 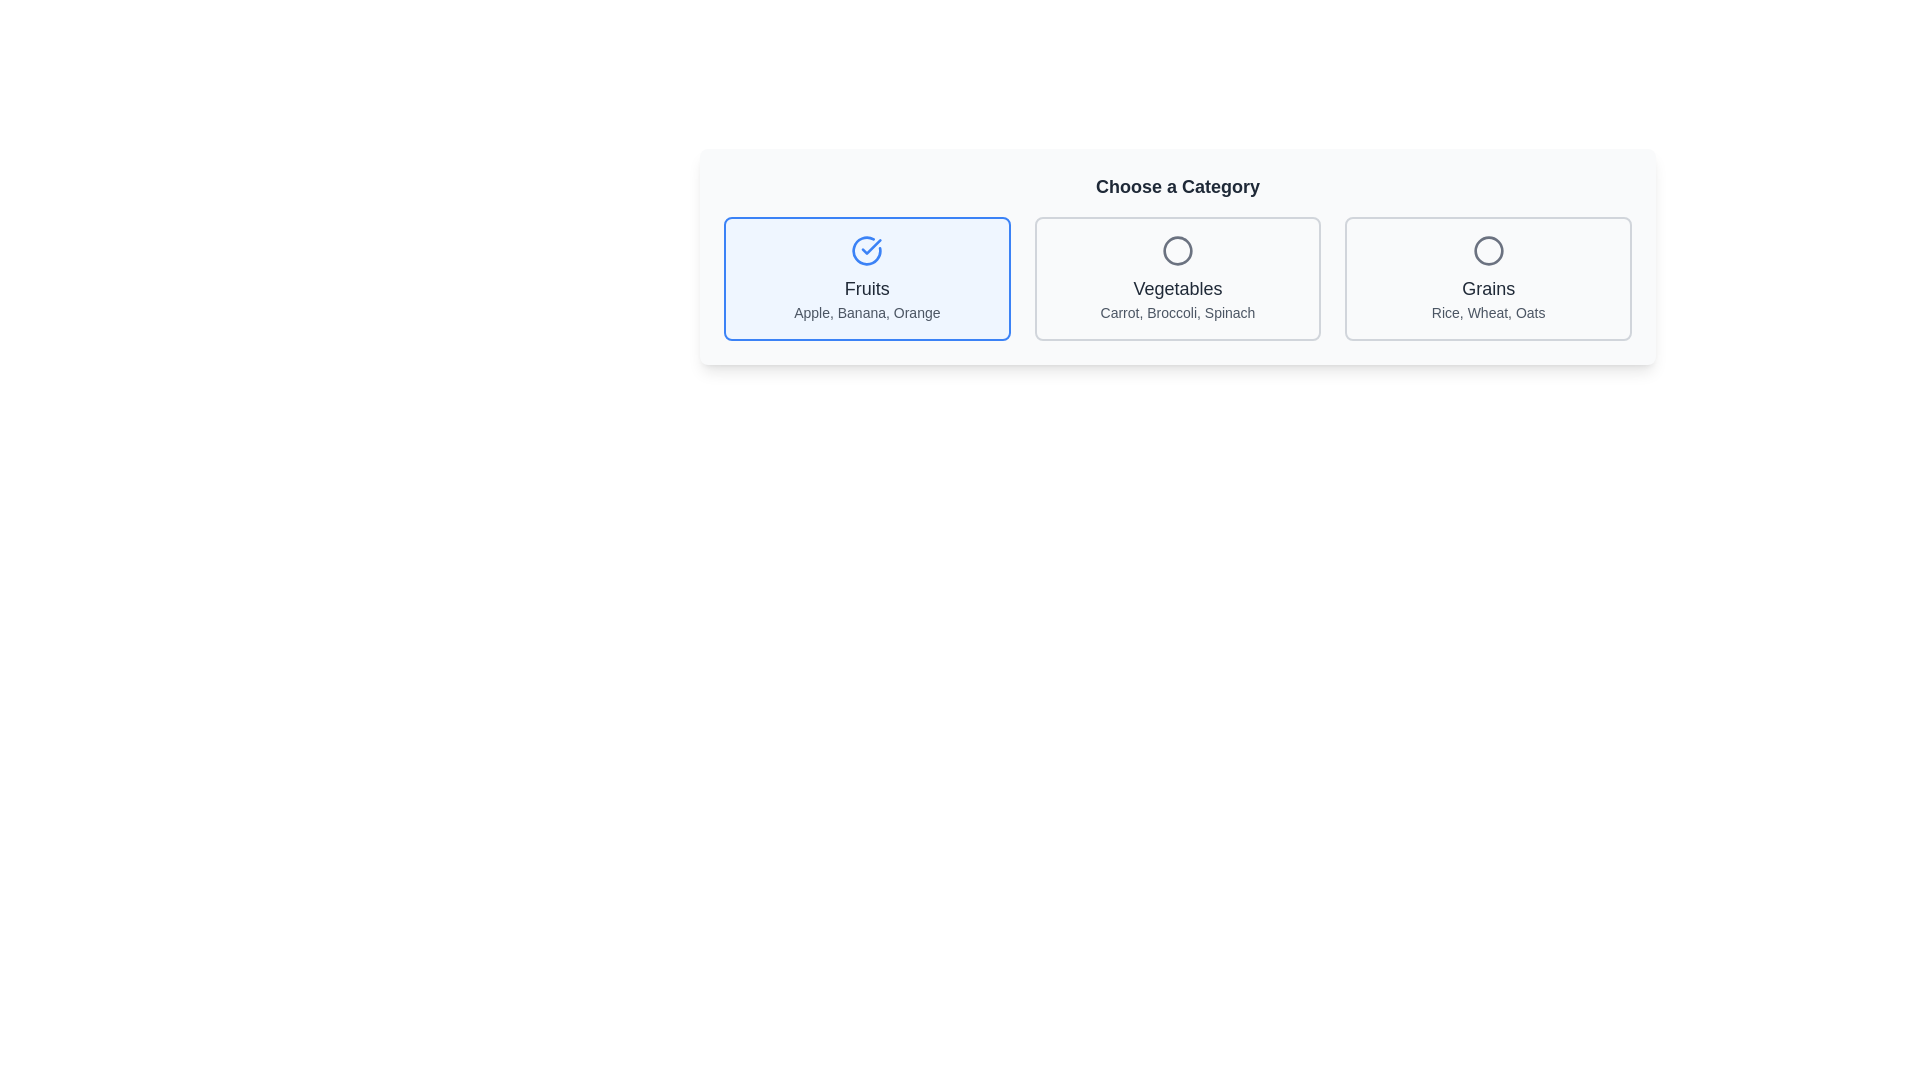 What do you see at coordinates (867, 249) in the screenshot?
I see `styling of the selection indicator icon located in the upper central section of the 'Fruits' card, which visually confirms that the 'Fruits' category is selected` at bounding box center [867, 249].